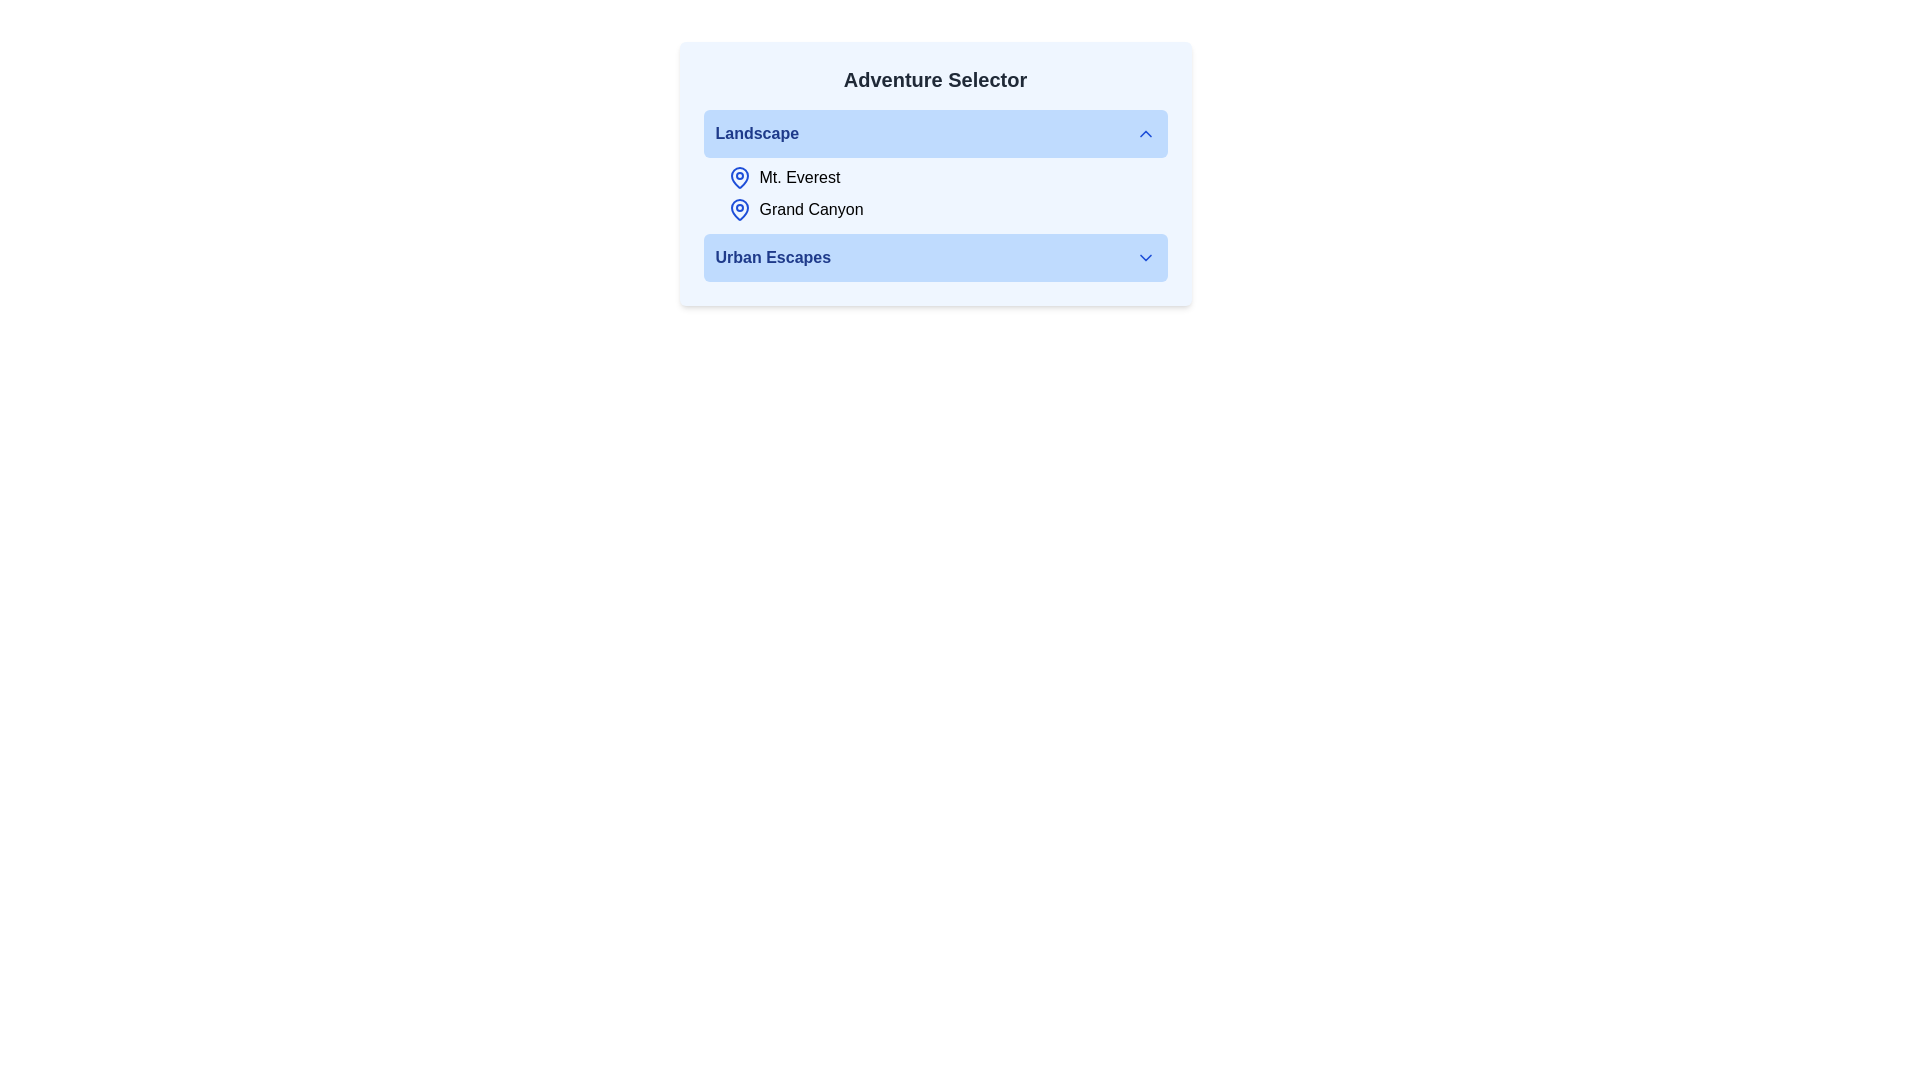 The height and width of the screenshot is (1080, 1920). Describe the element at coordinates (738, 209) in the screenshot. I see `the 'Grand Canyon' icon located to the left of the text in the 'Landscape' section of the 'Adventure Selector'` at that location.